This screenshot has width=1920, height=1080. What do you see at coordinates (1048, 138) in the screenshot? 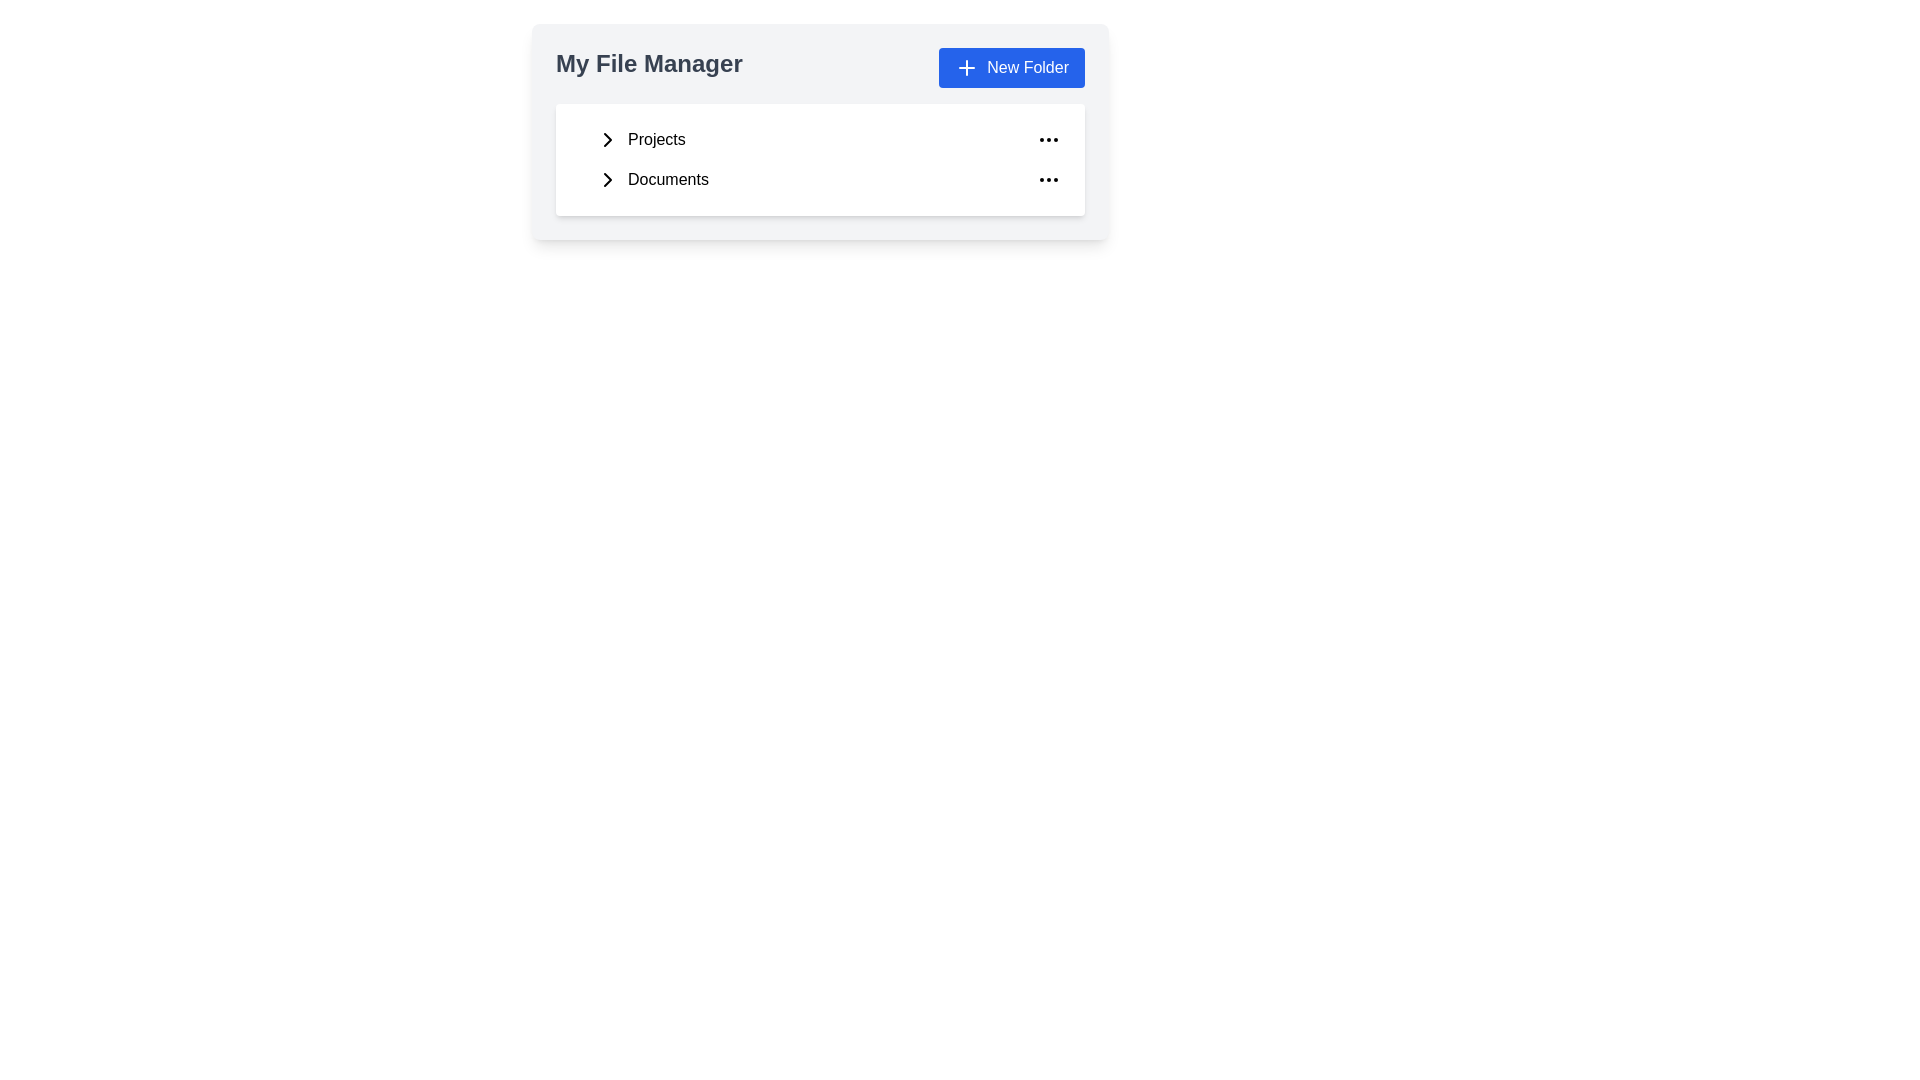
I see `the ellipsis menu icon located at the far right side of the 'Projects' row` at bounding box center [1048, 138].